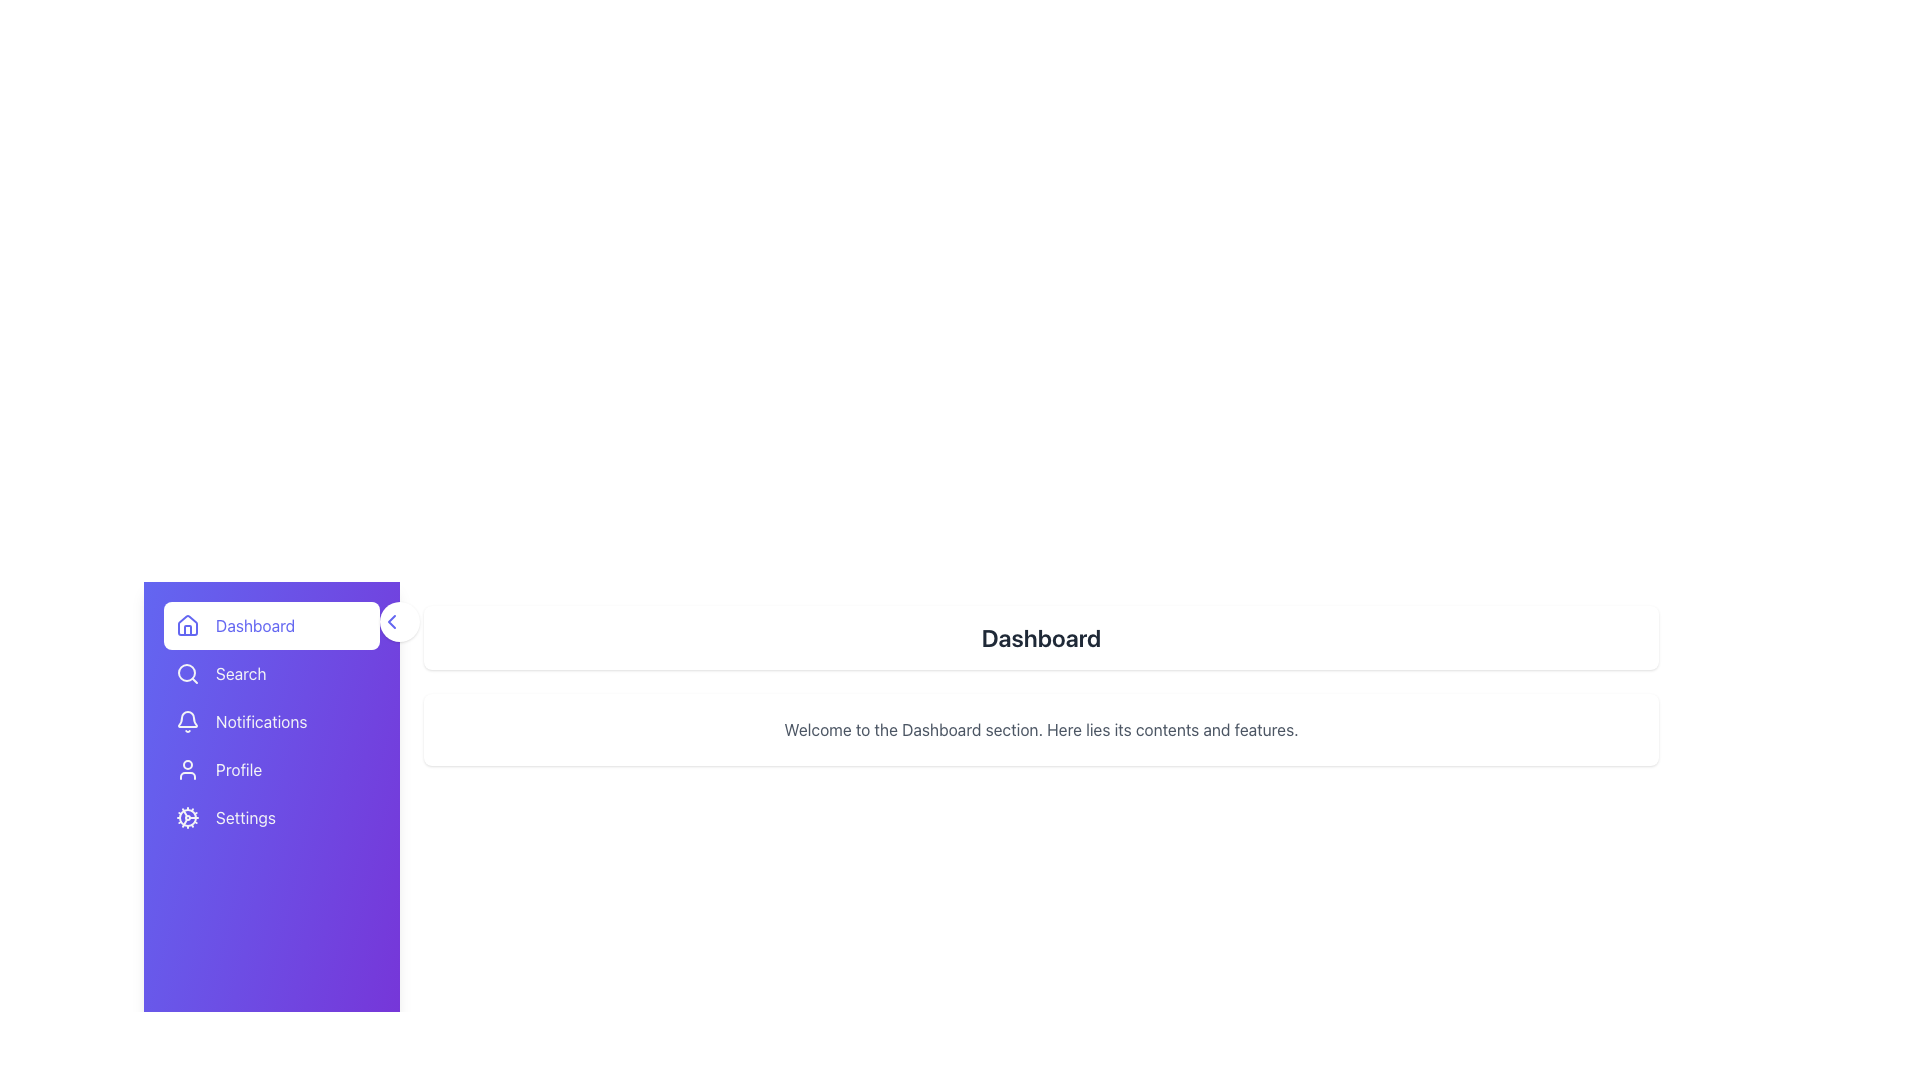  Describe the element at coordinates (260, 721) in the screenshot. I see `the 'Notifications' label text, which is displayed in white font and is located in the navigation menu with a purple background, positioned third from the top` at that location.